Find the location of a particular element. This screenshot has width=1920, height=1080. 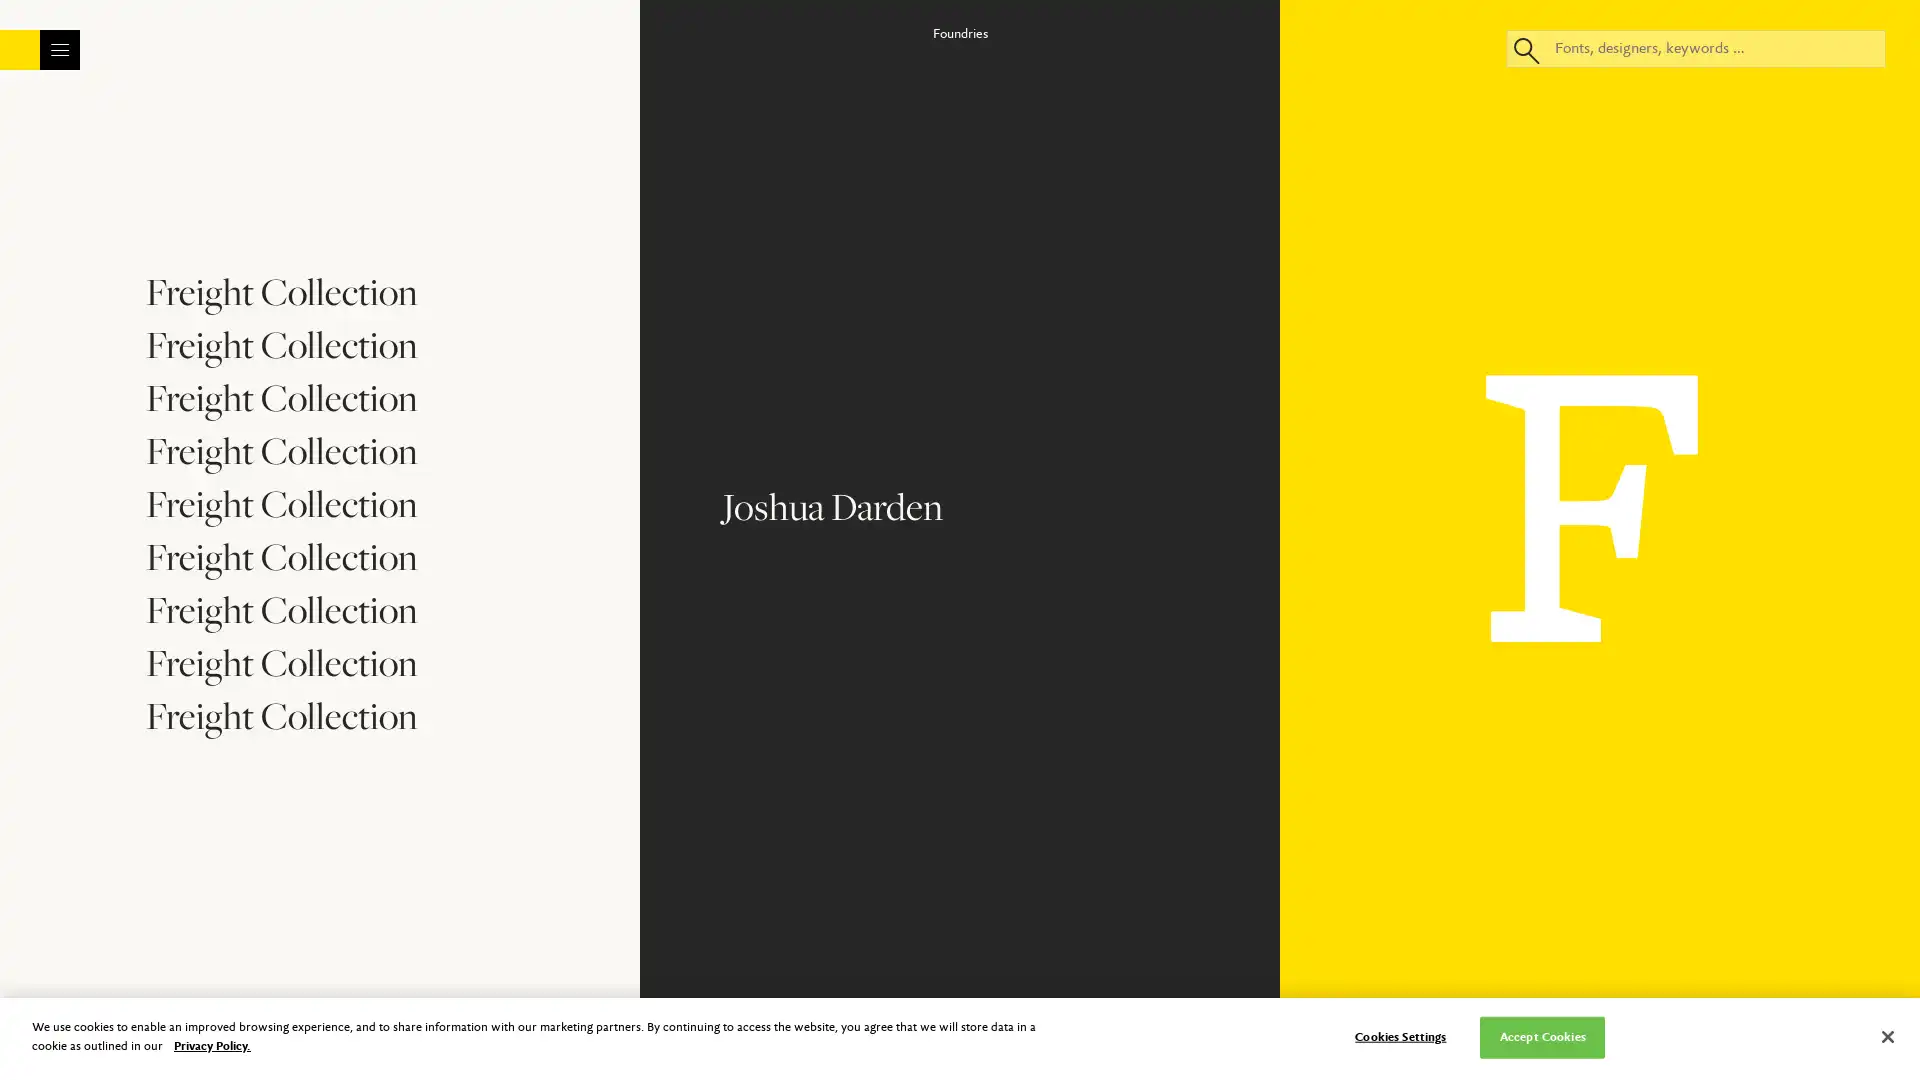

Close is located at coordinates (1886, 1035).